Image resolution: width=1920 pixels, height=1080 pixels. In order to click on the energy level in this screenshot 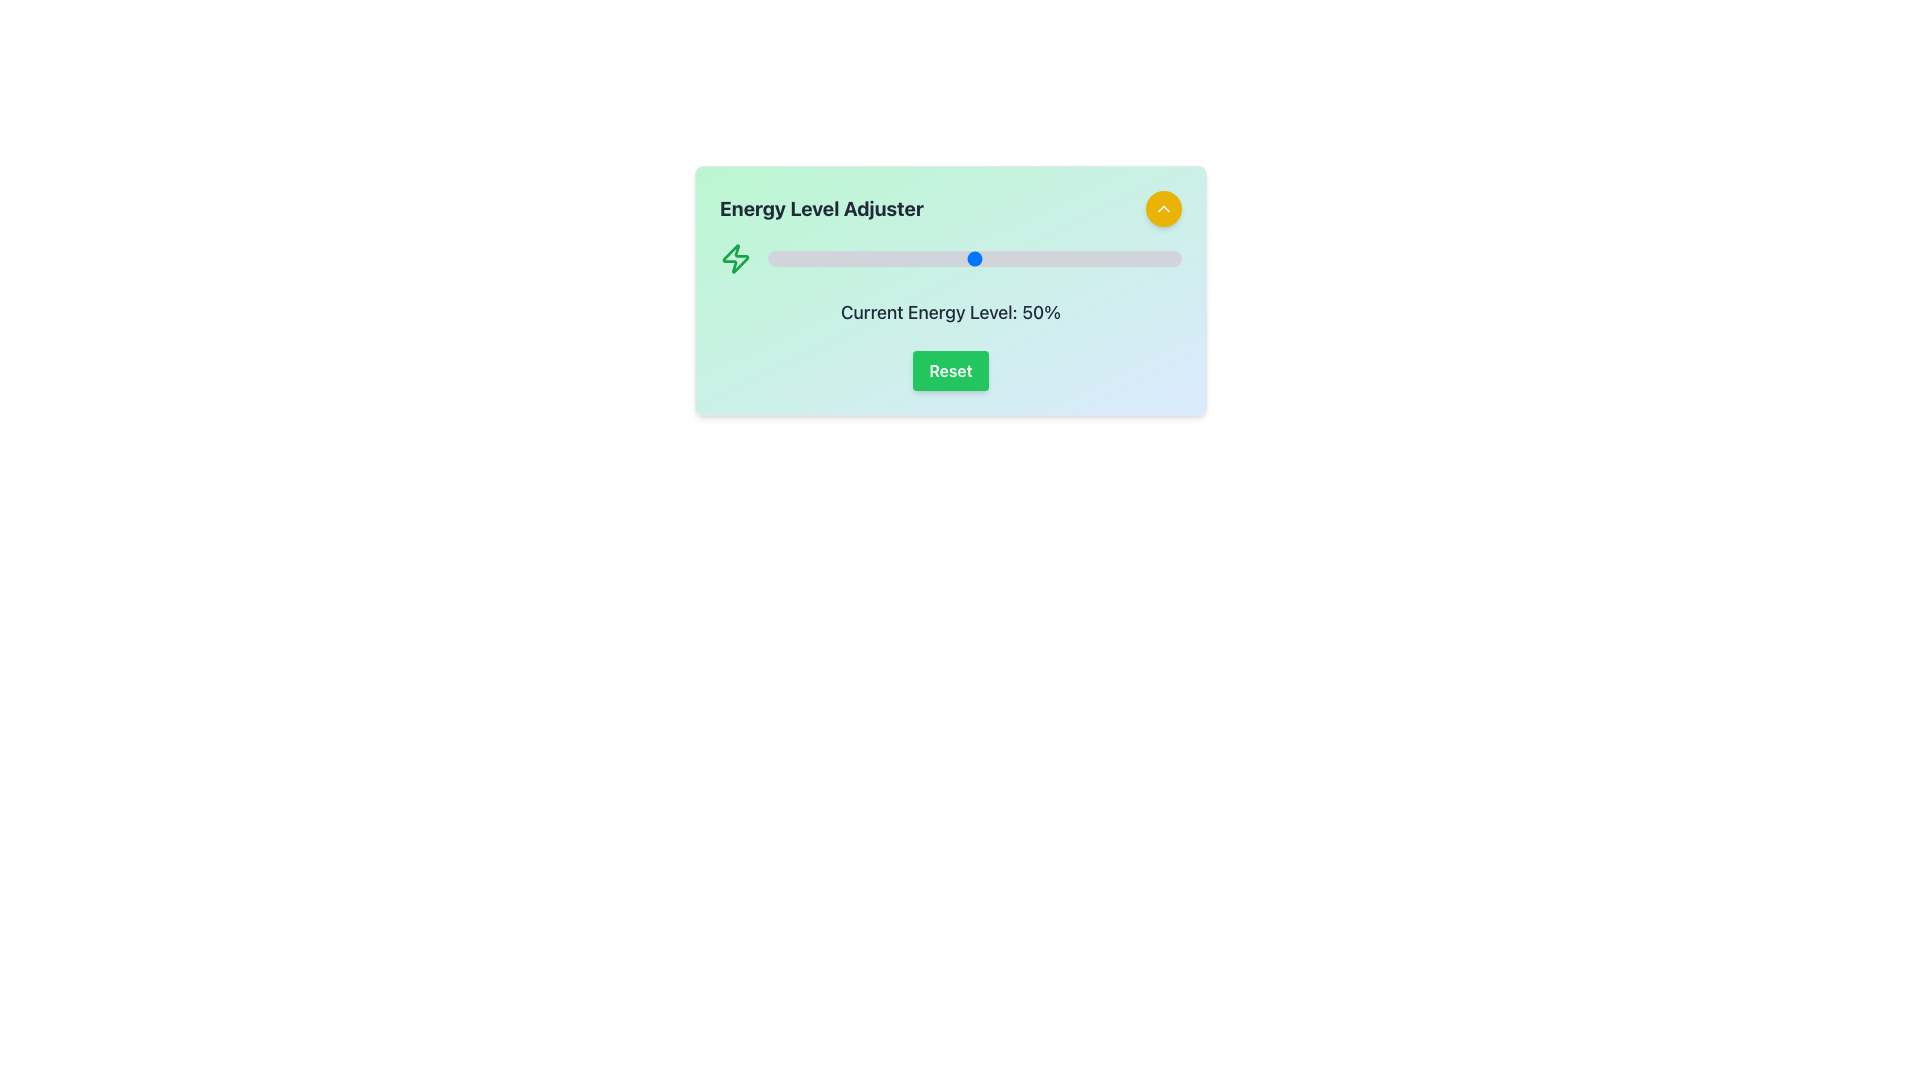, I will do `click(1152, 257)`.